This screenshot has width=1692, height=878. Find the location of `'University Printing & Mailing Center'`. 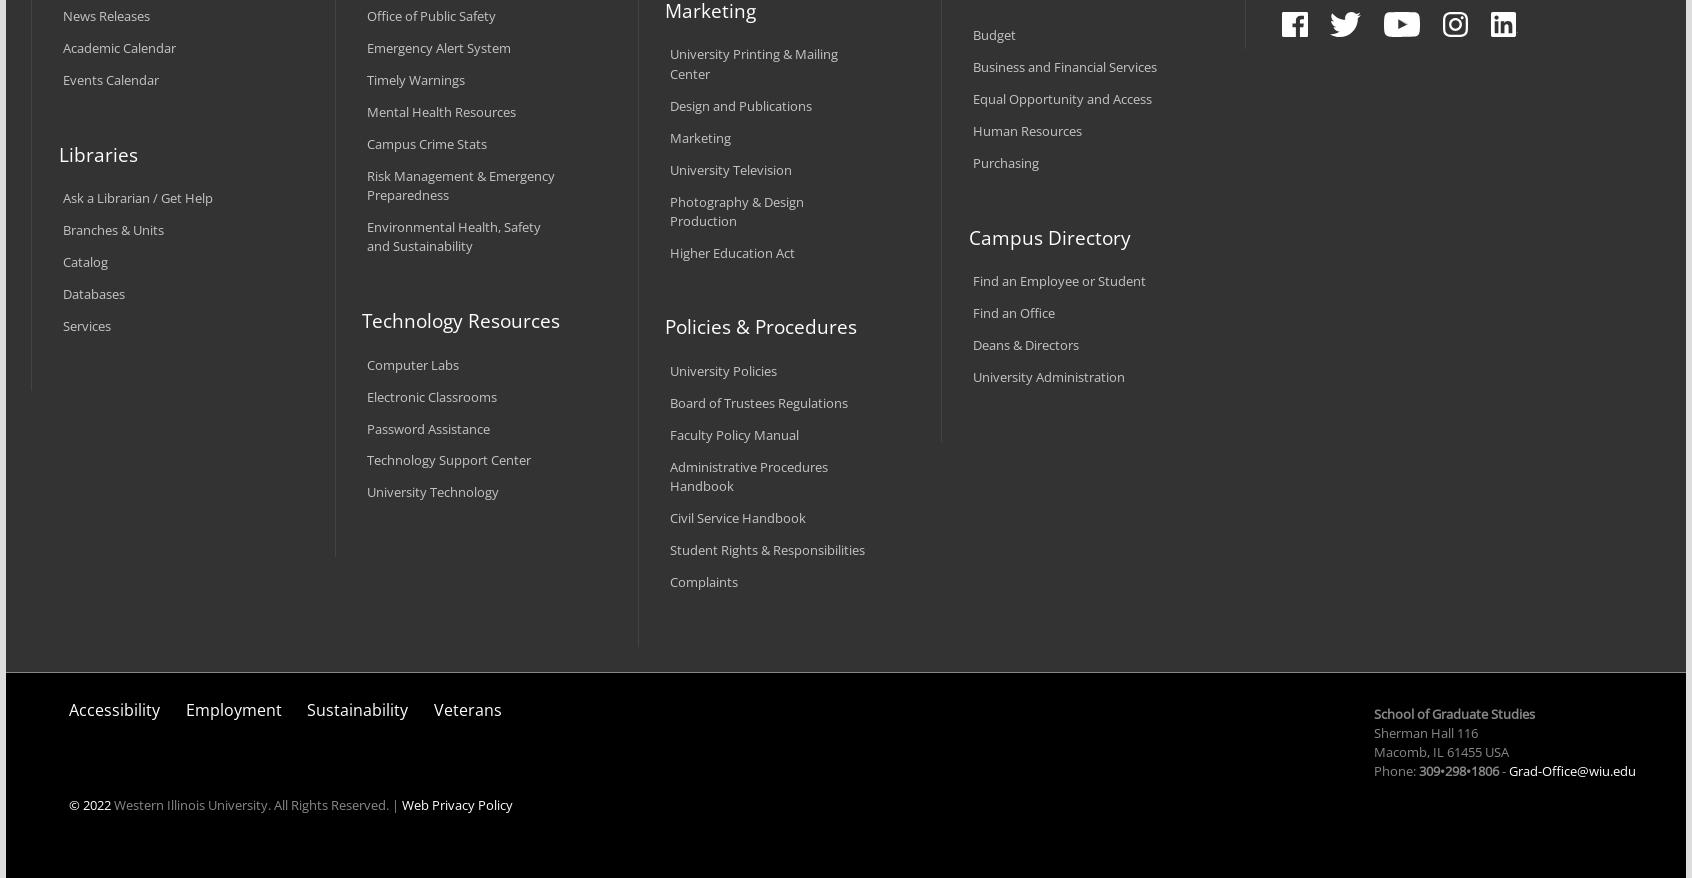

'University Printing & Mailing Center' is located at coordinates (752, 63).